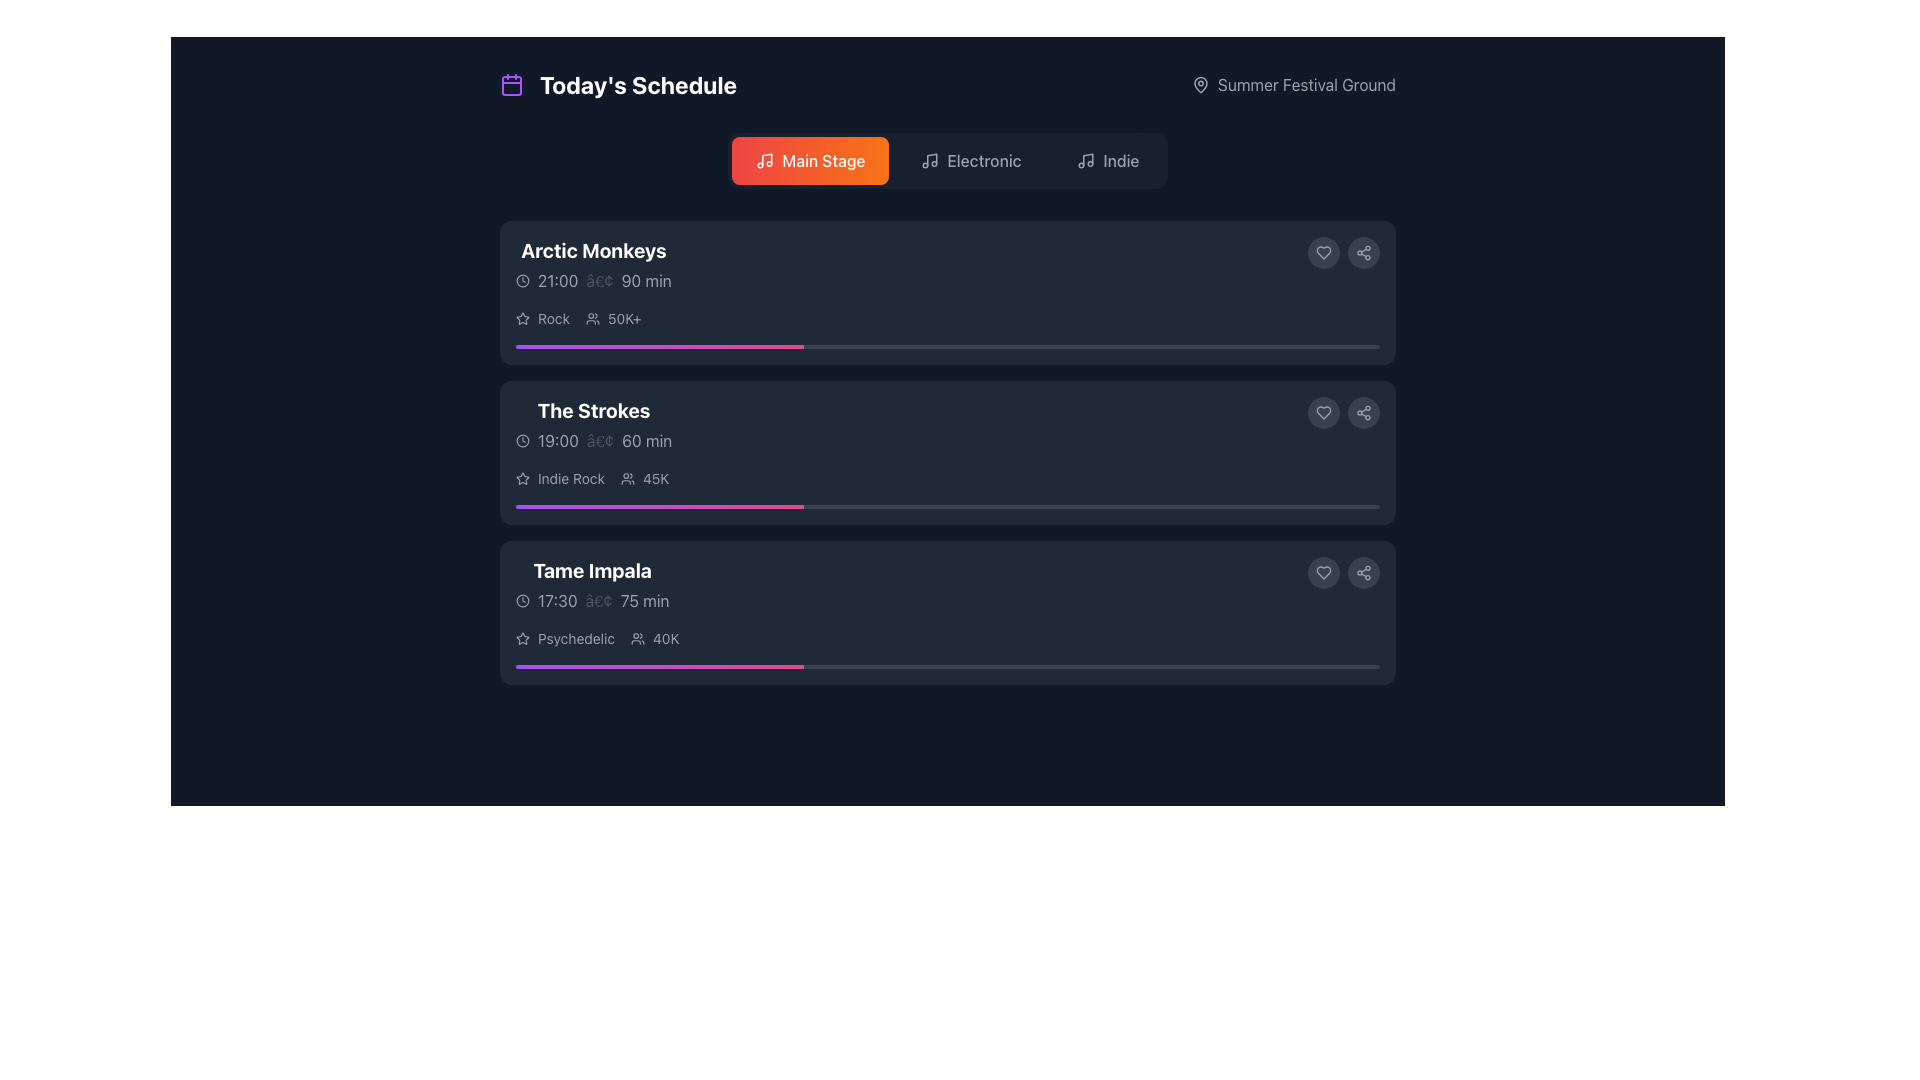  Describe the element at coordinates (647, 439) in the screenshot. I see `the '60 min' text label indicating the duration of the scheduled event for 'The Strokes.'` at that location.